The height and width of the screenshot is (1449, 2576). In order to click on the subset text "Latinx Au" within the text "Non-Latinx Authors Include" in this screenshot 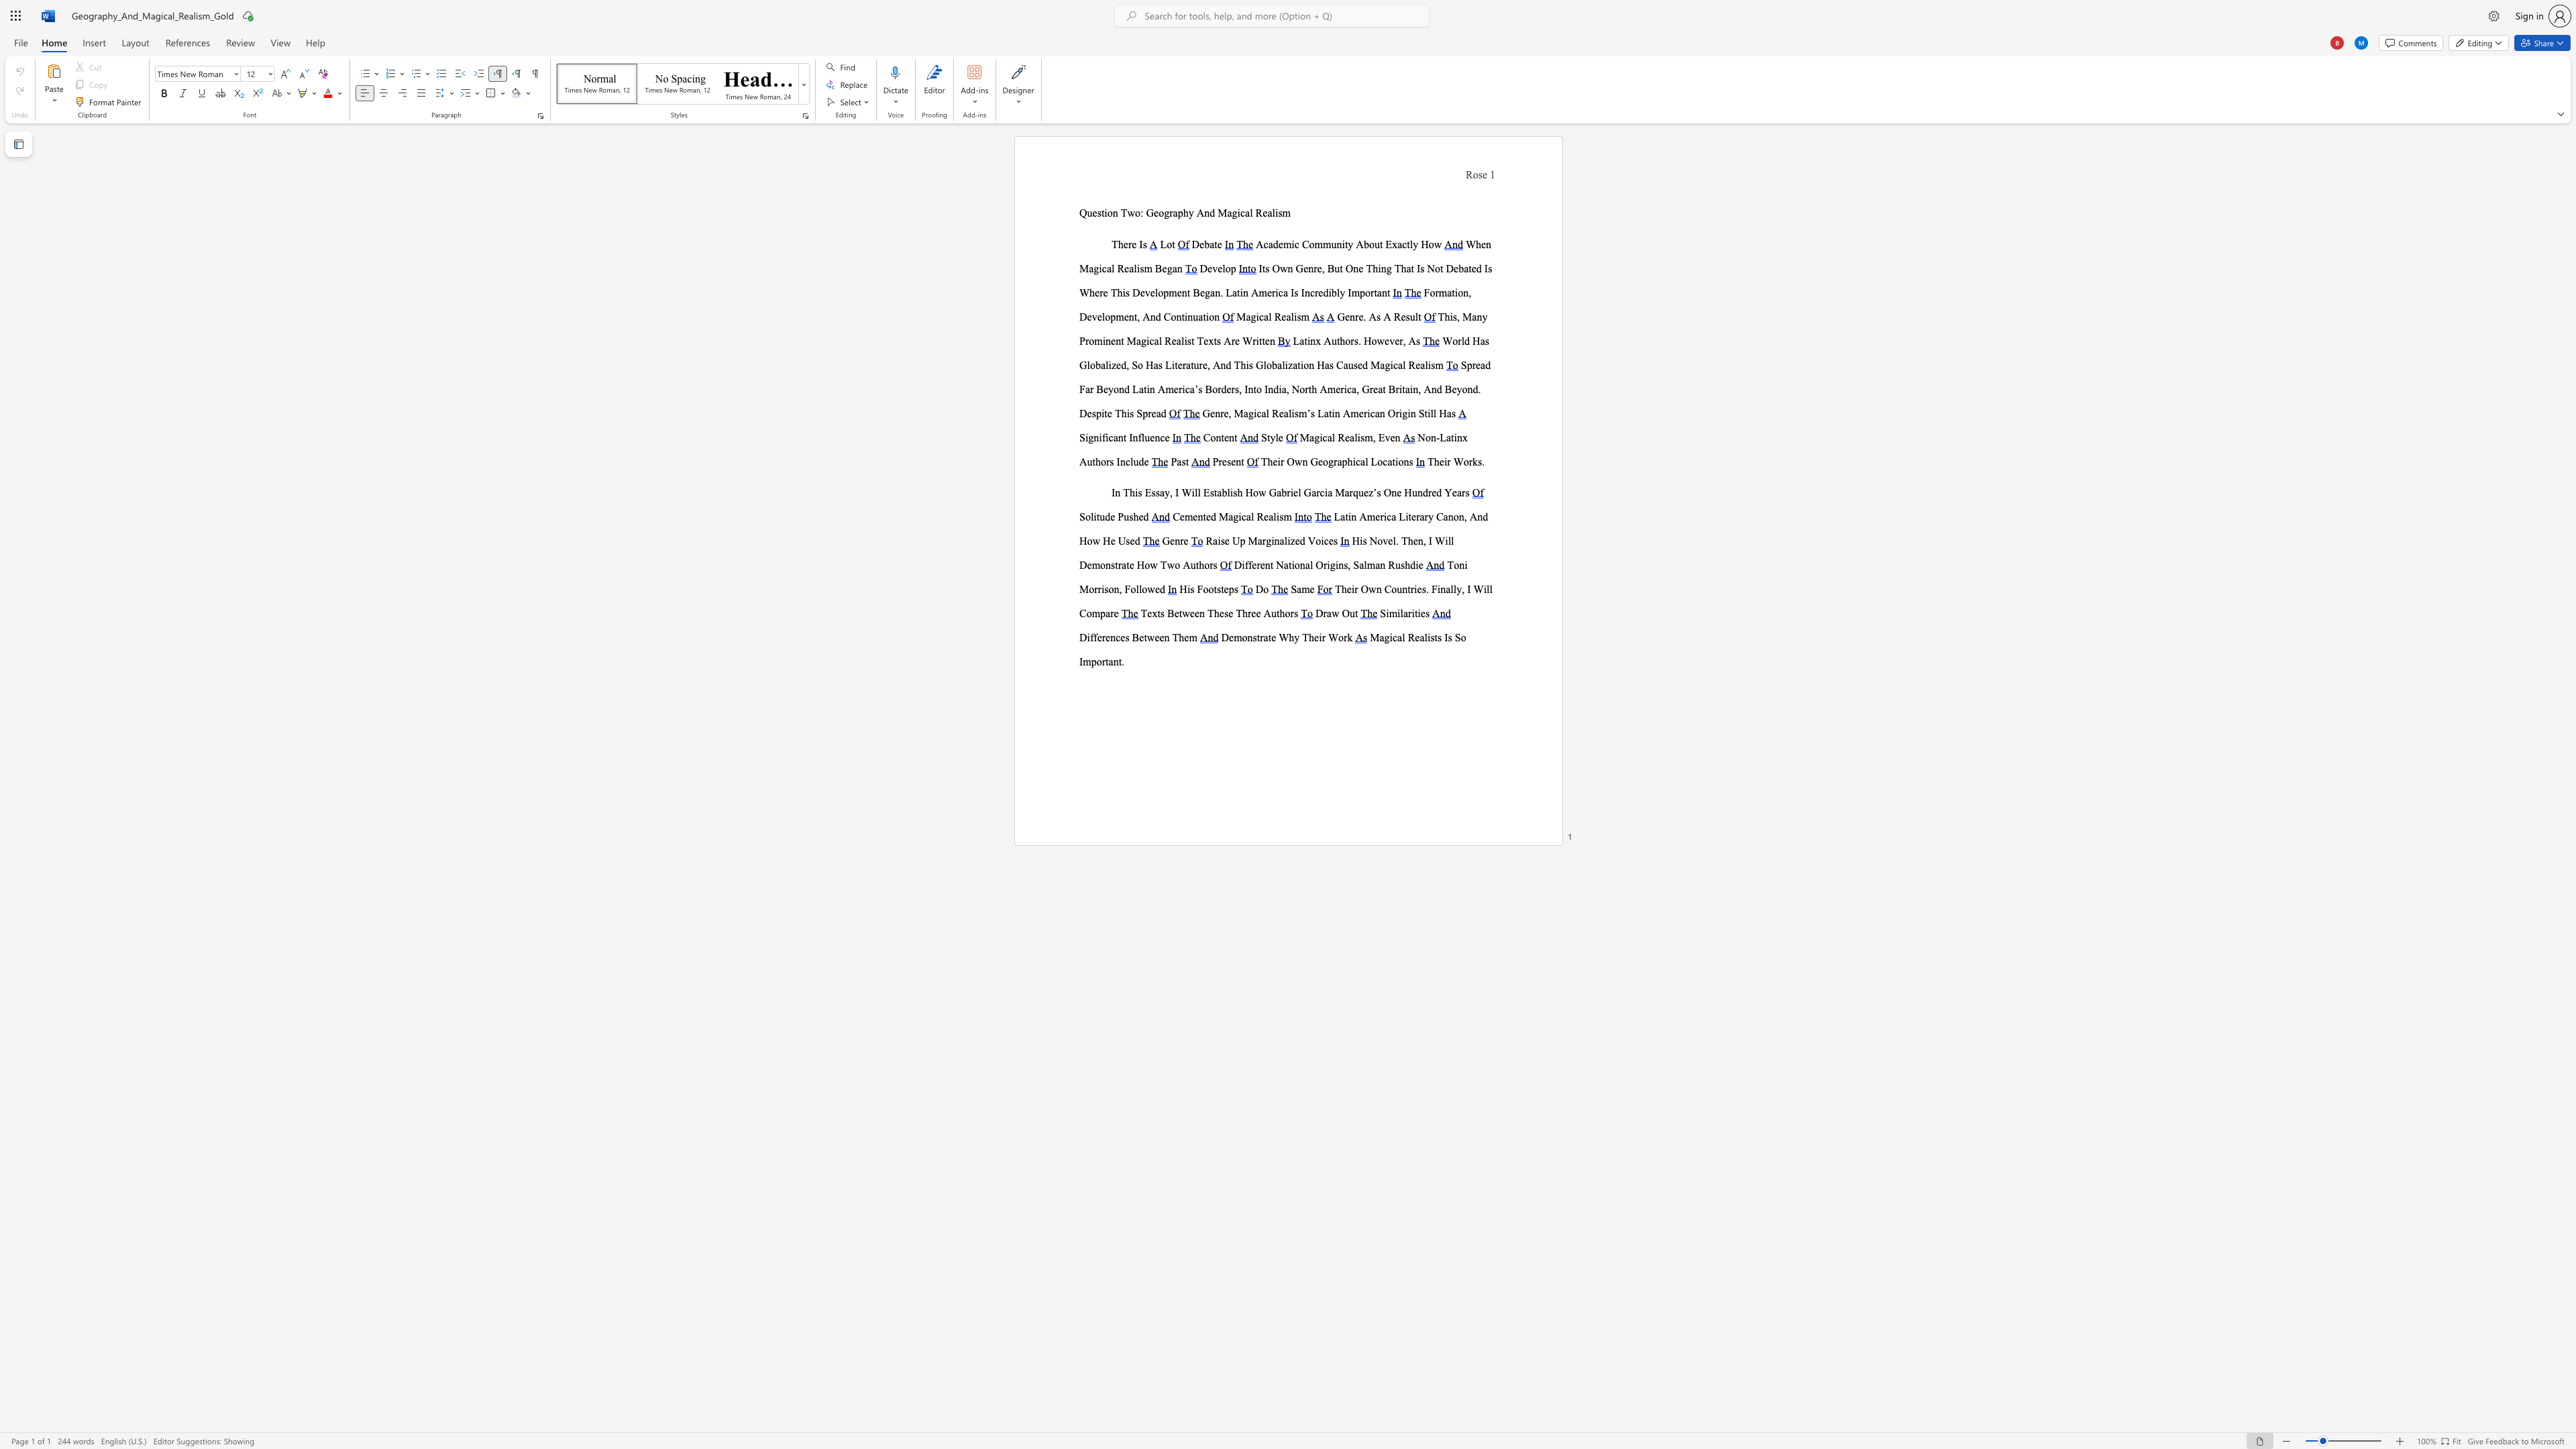, I will do `click(1439, 437)`.